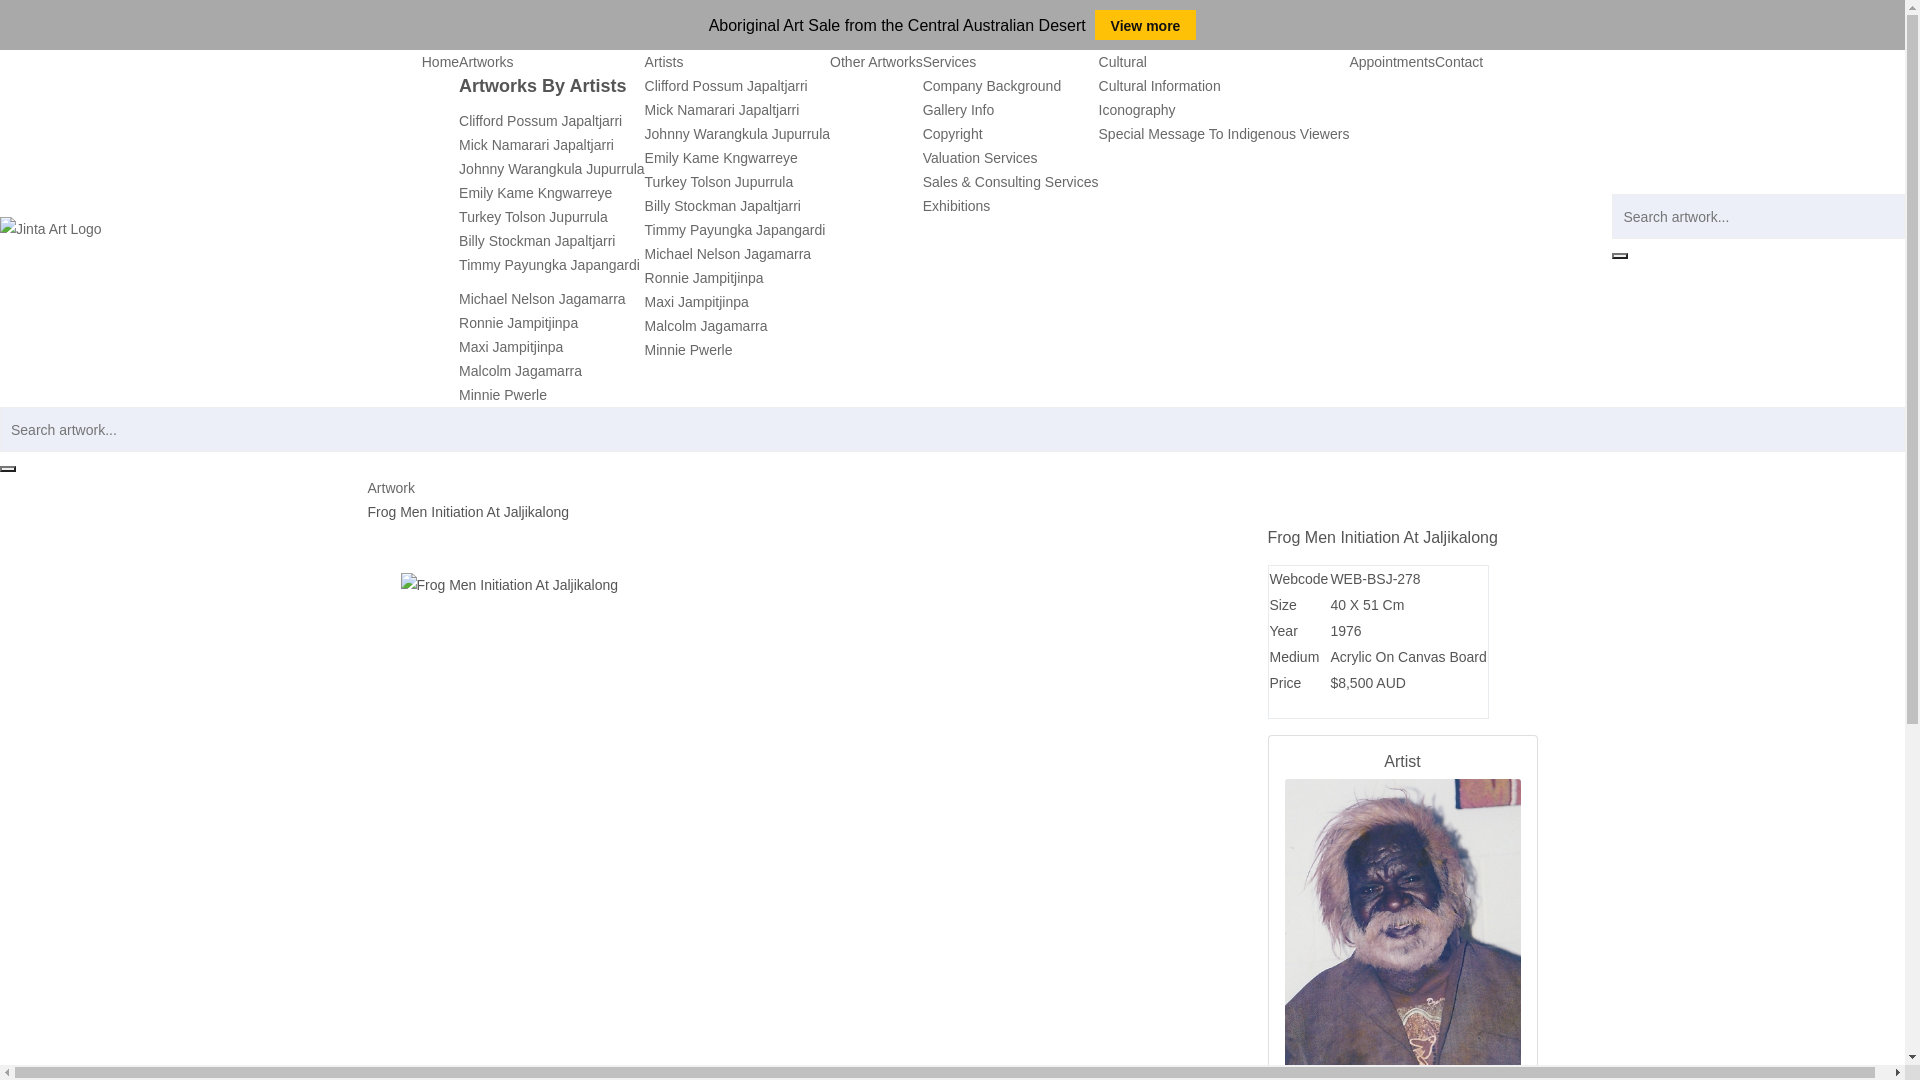  I want to click on 'Iconography', so click(1137, 110).